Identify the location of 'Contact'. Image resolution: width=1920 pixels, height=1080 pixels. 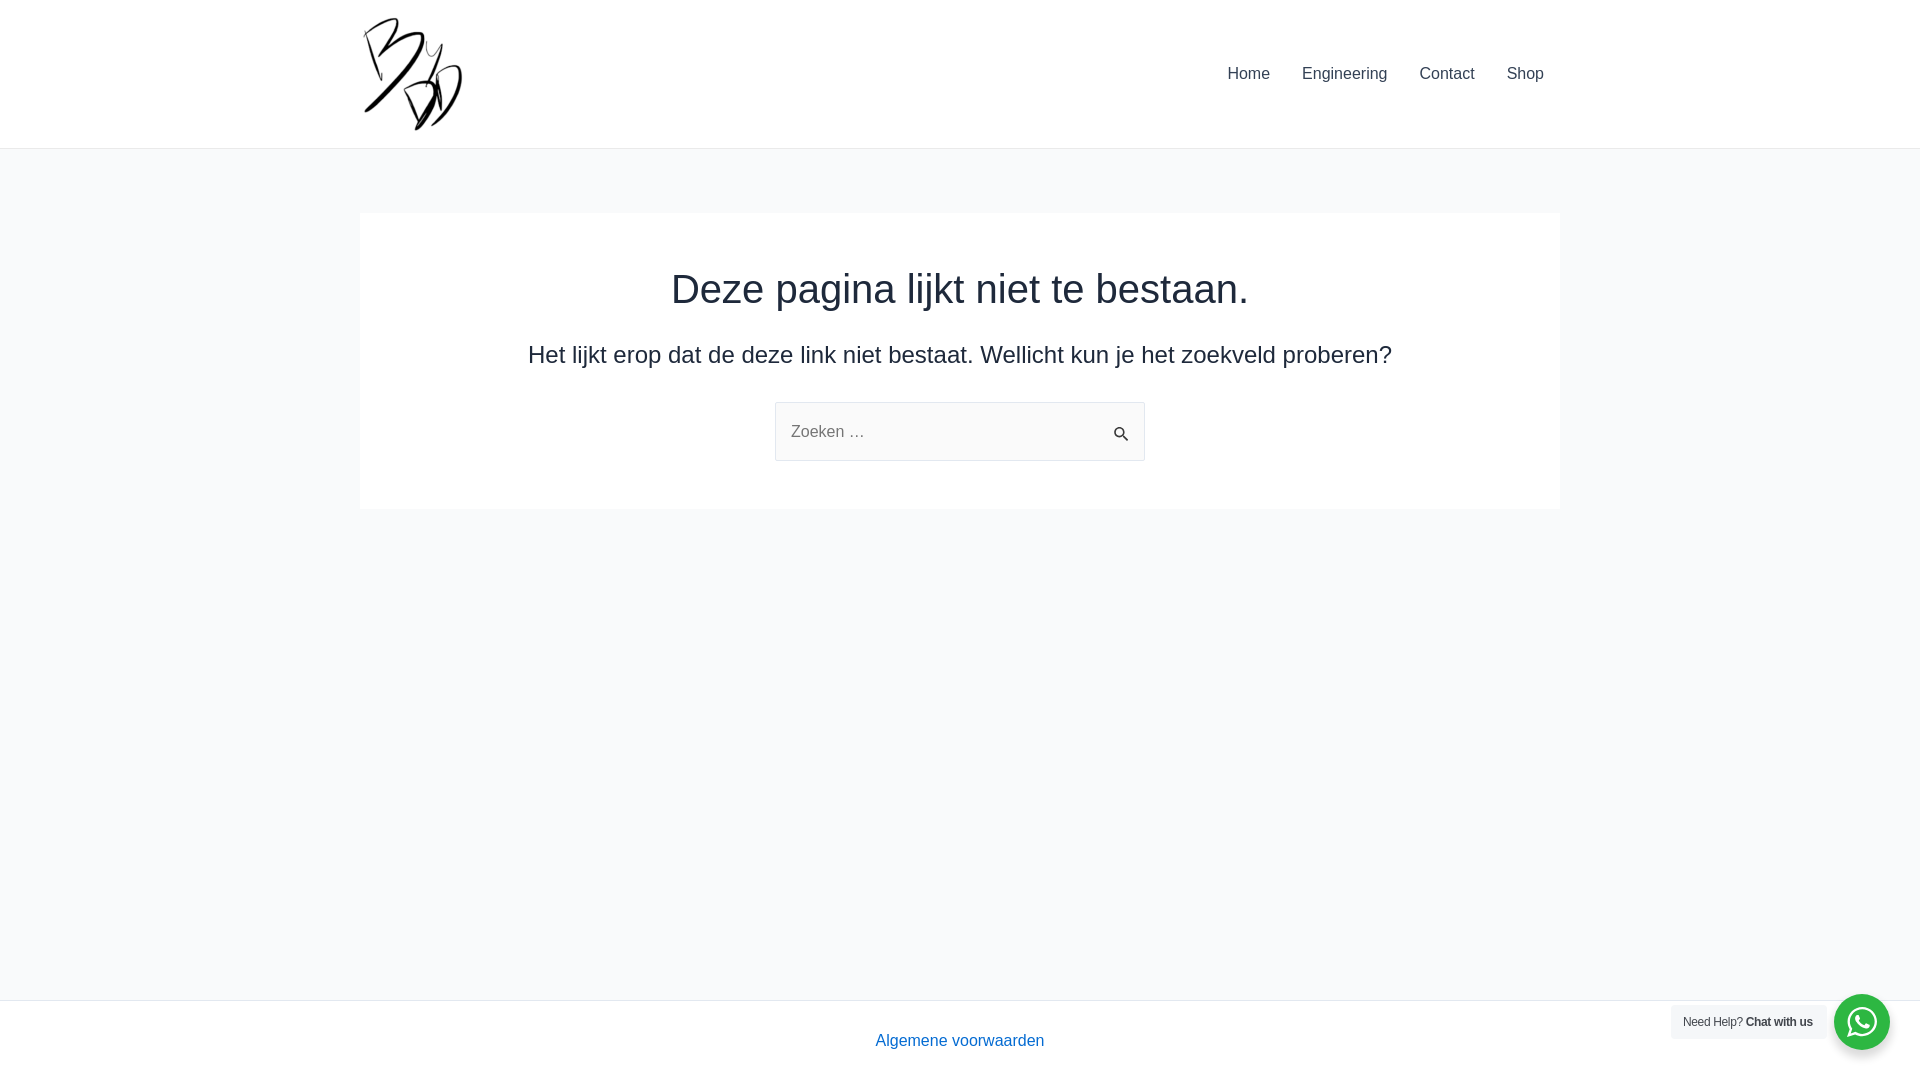
(1446, 72).